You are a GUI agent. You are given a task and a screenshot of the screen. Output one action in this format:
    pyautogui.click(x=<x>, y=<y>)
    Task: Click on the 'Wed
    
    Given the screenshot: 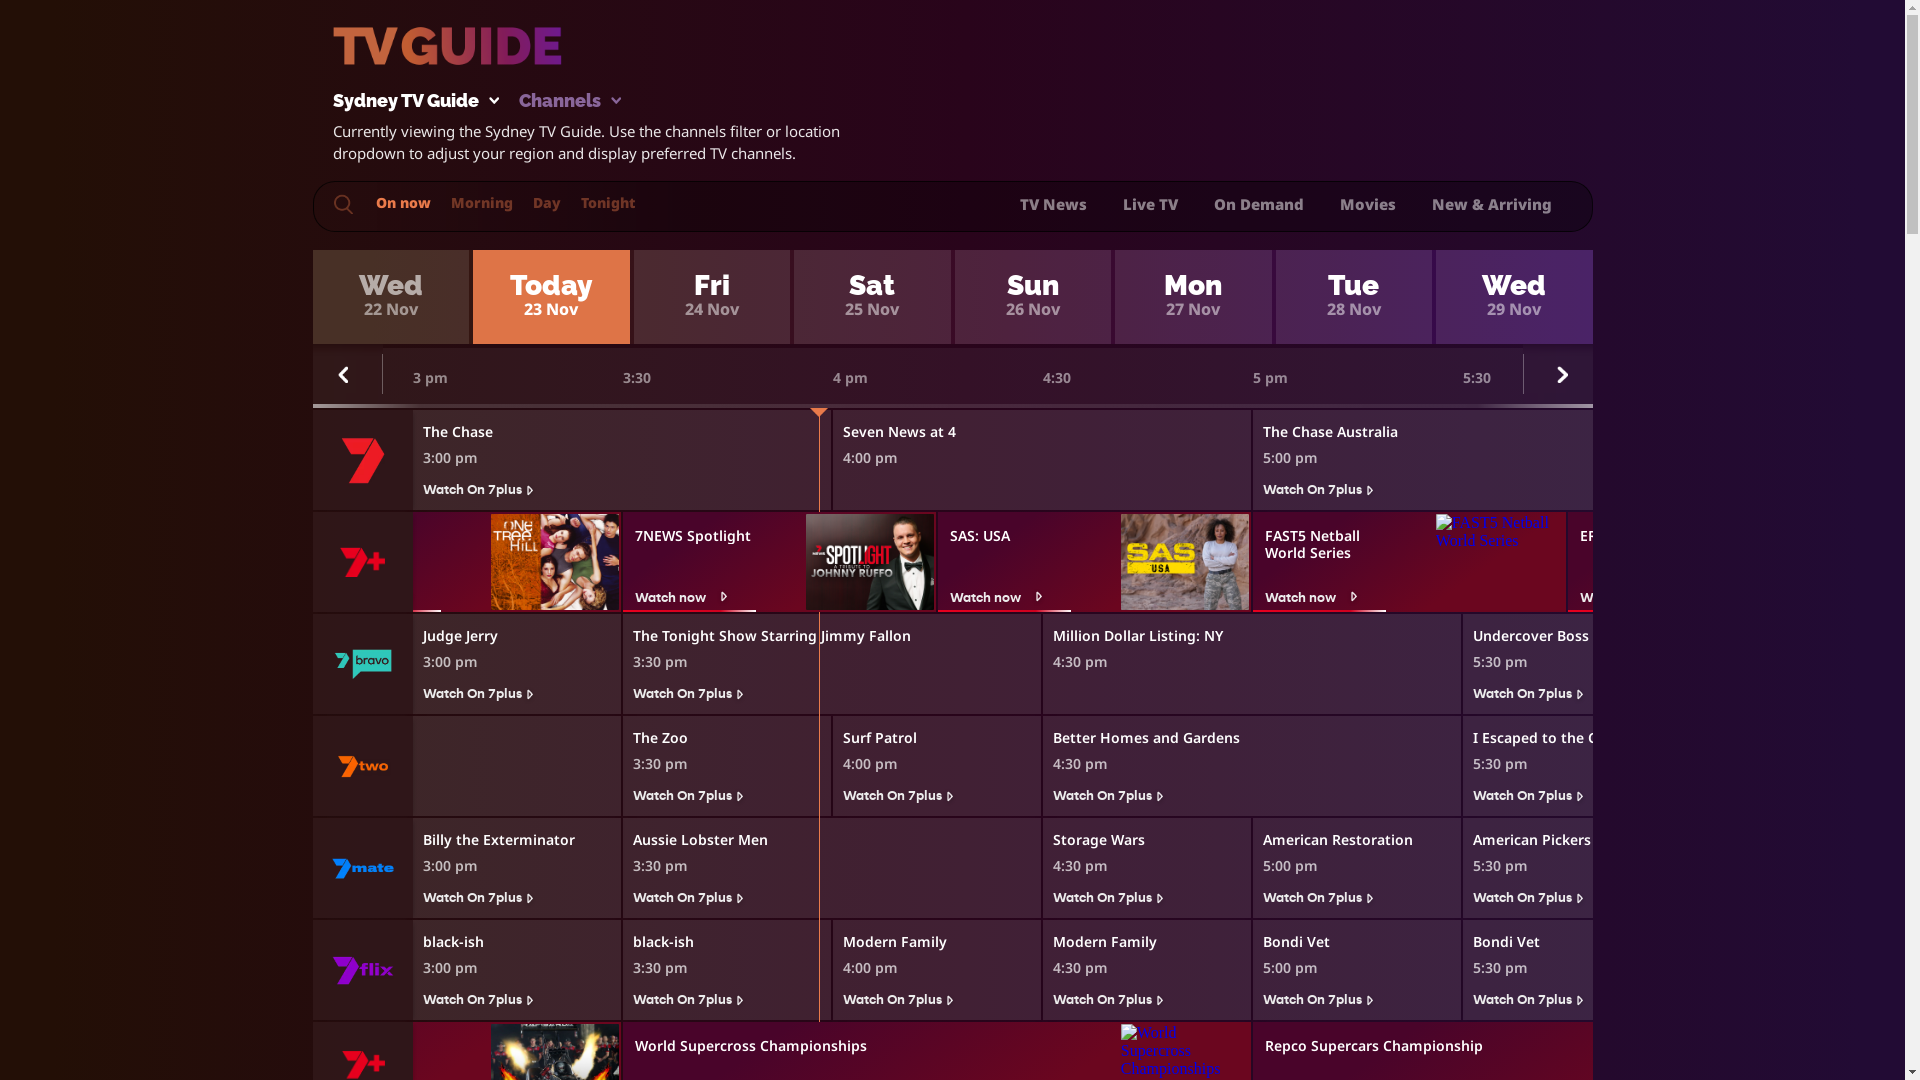 What is the action you would take?
    pyautogui.click(x=390, y=297)
    